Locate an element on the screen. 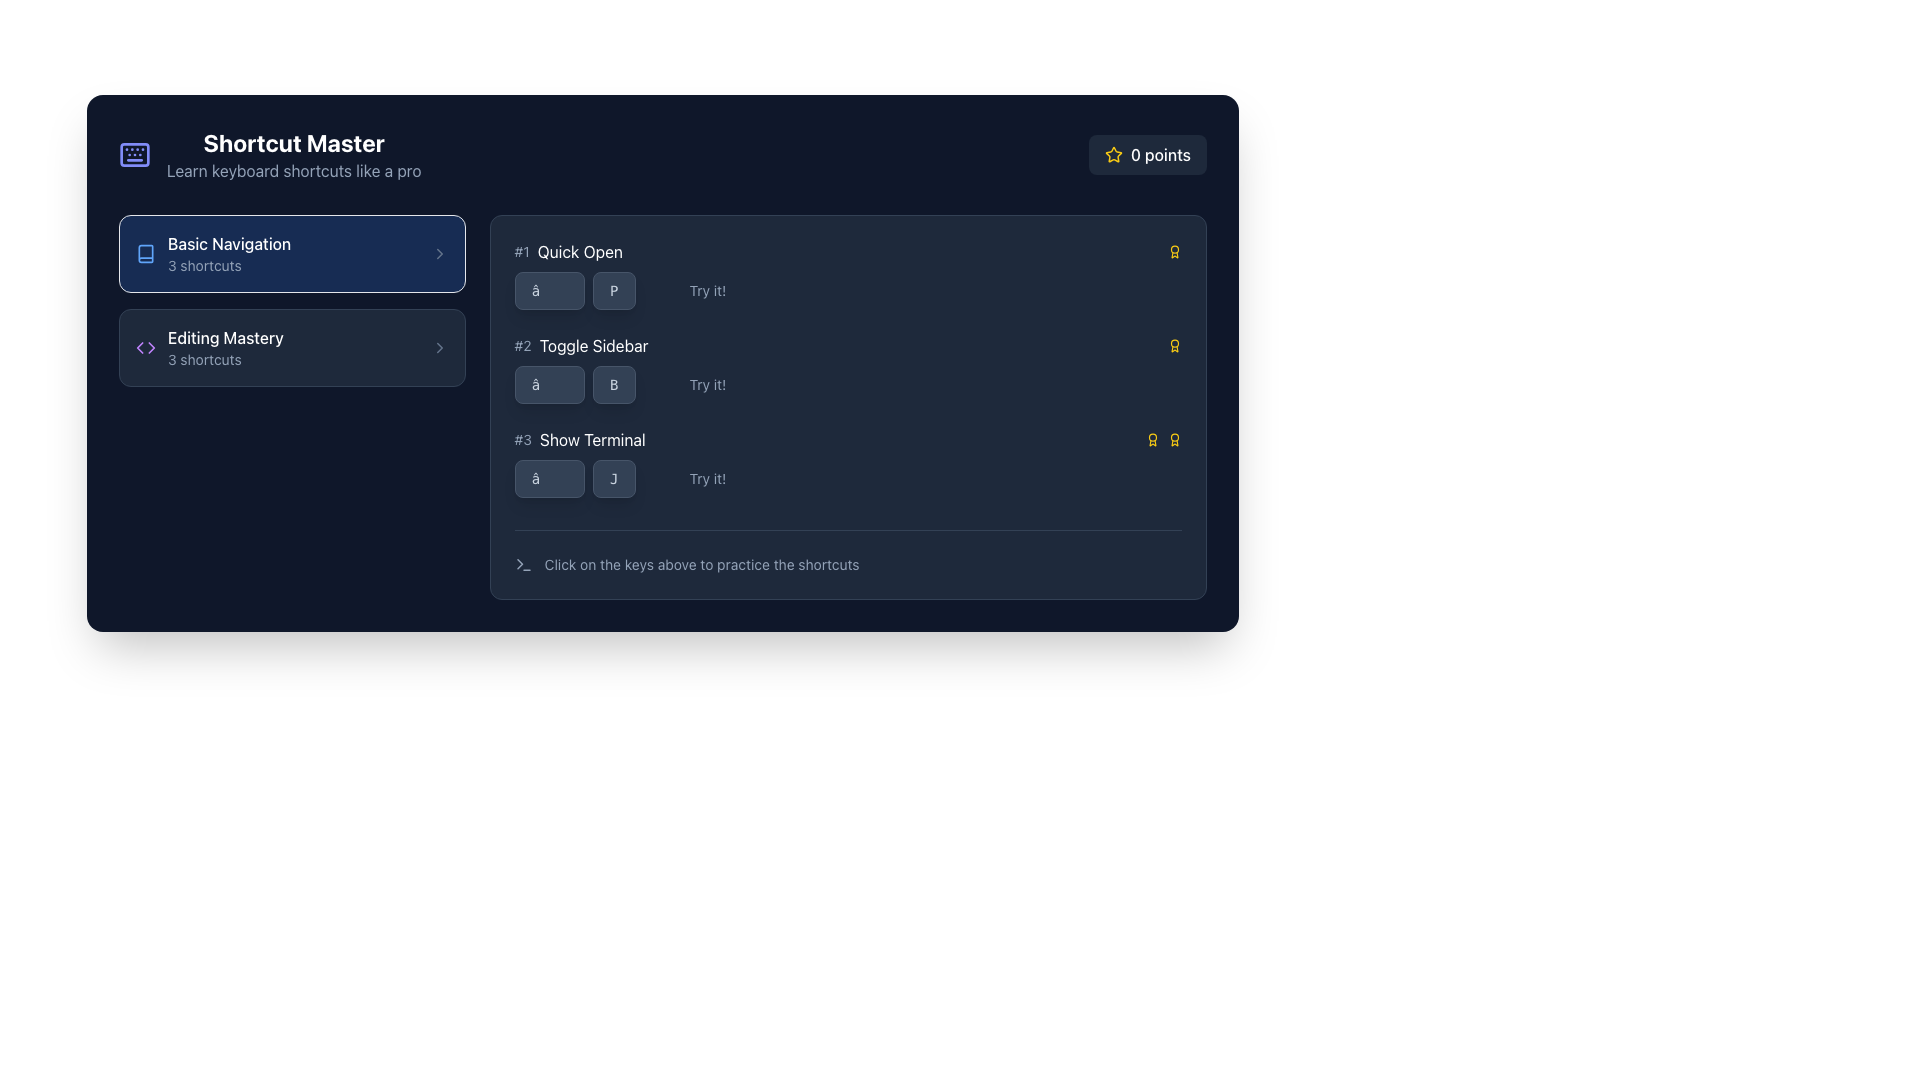 The image size is (1920, 1080). the icon located at the top-right of the section adjacent to the heading '#1Quick Open', which symbolizes an achievement or feature highlight is located at coordinates (1175, 250).